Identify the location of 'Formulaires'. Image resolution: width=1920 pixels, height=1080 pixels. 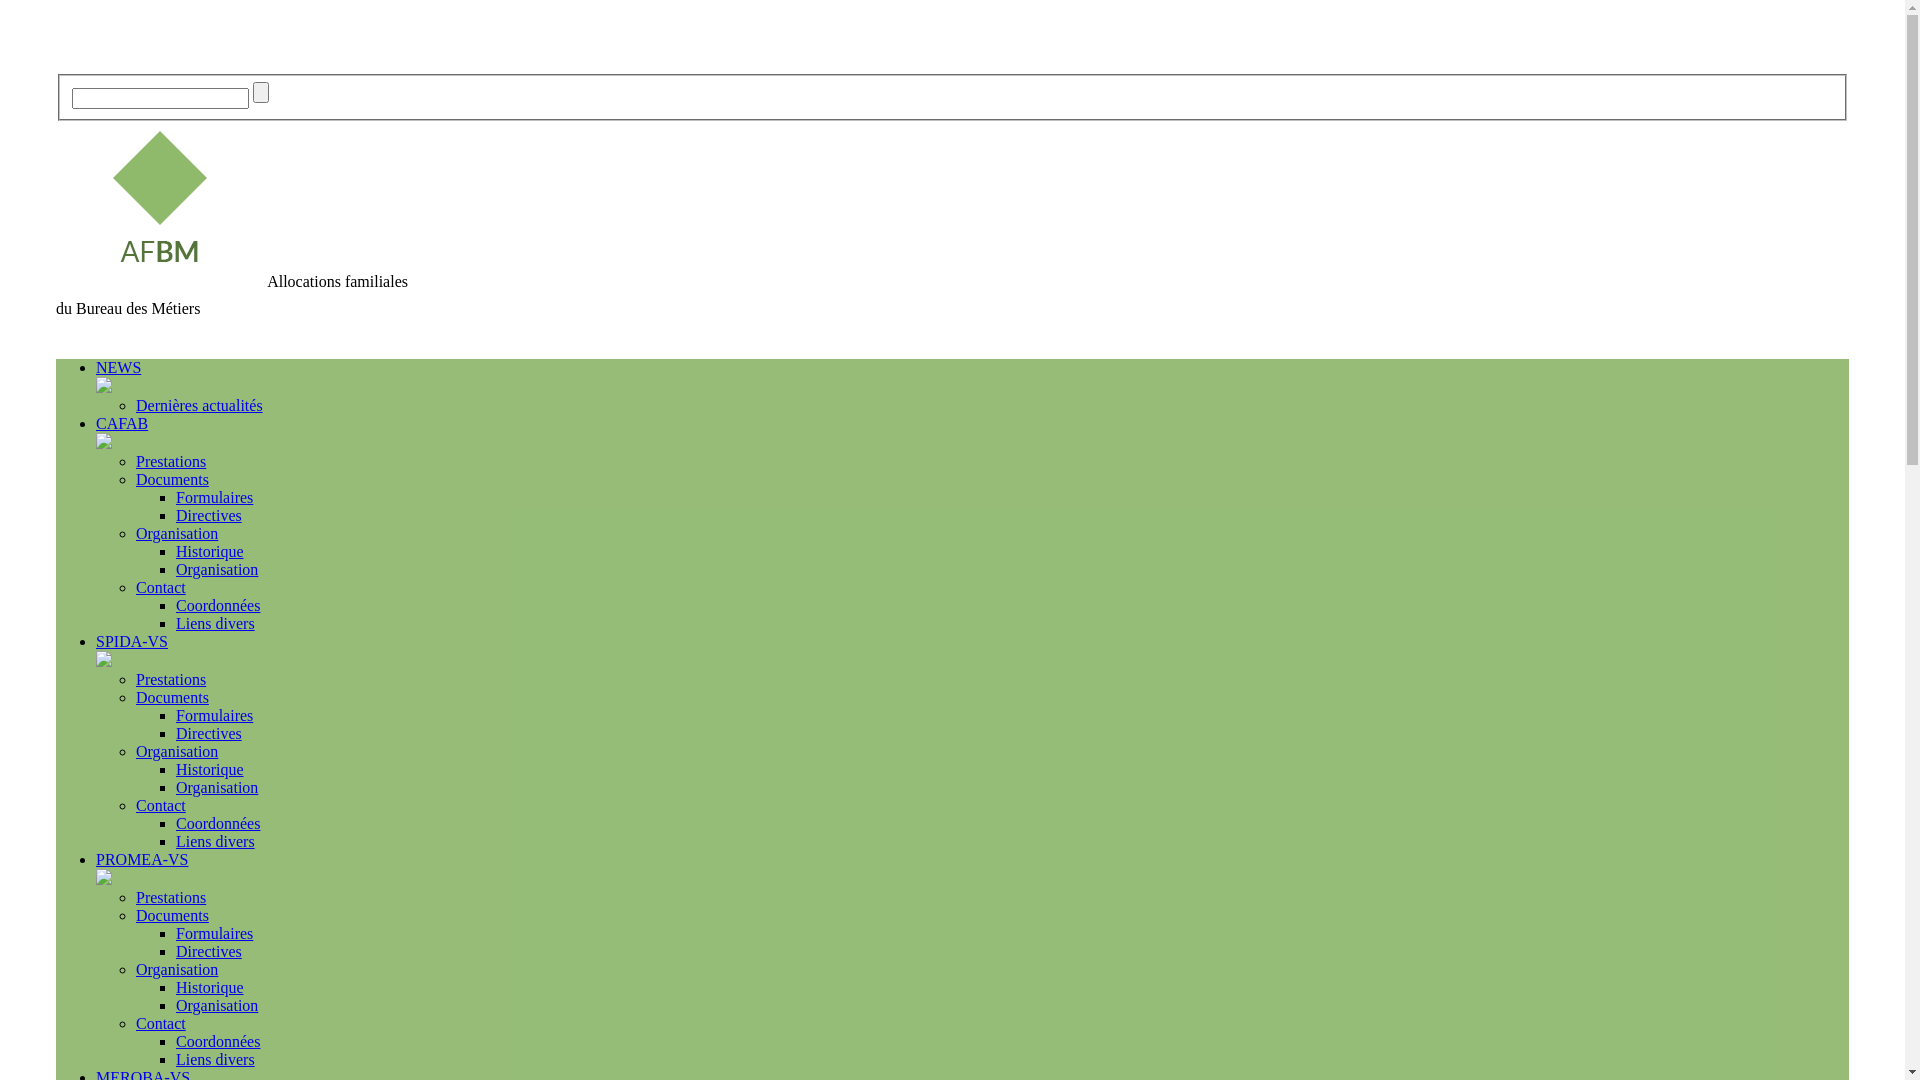
(214, 496).